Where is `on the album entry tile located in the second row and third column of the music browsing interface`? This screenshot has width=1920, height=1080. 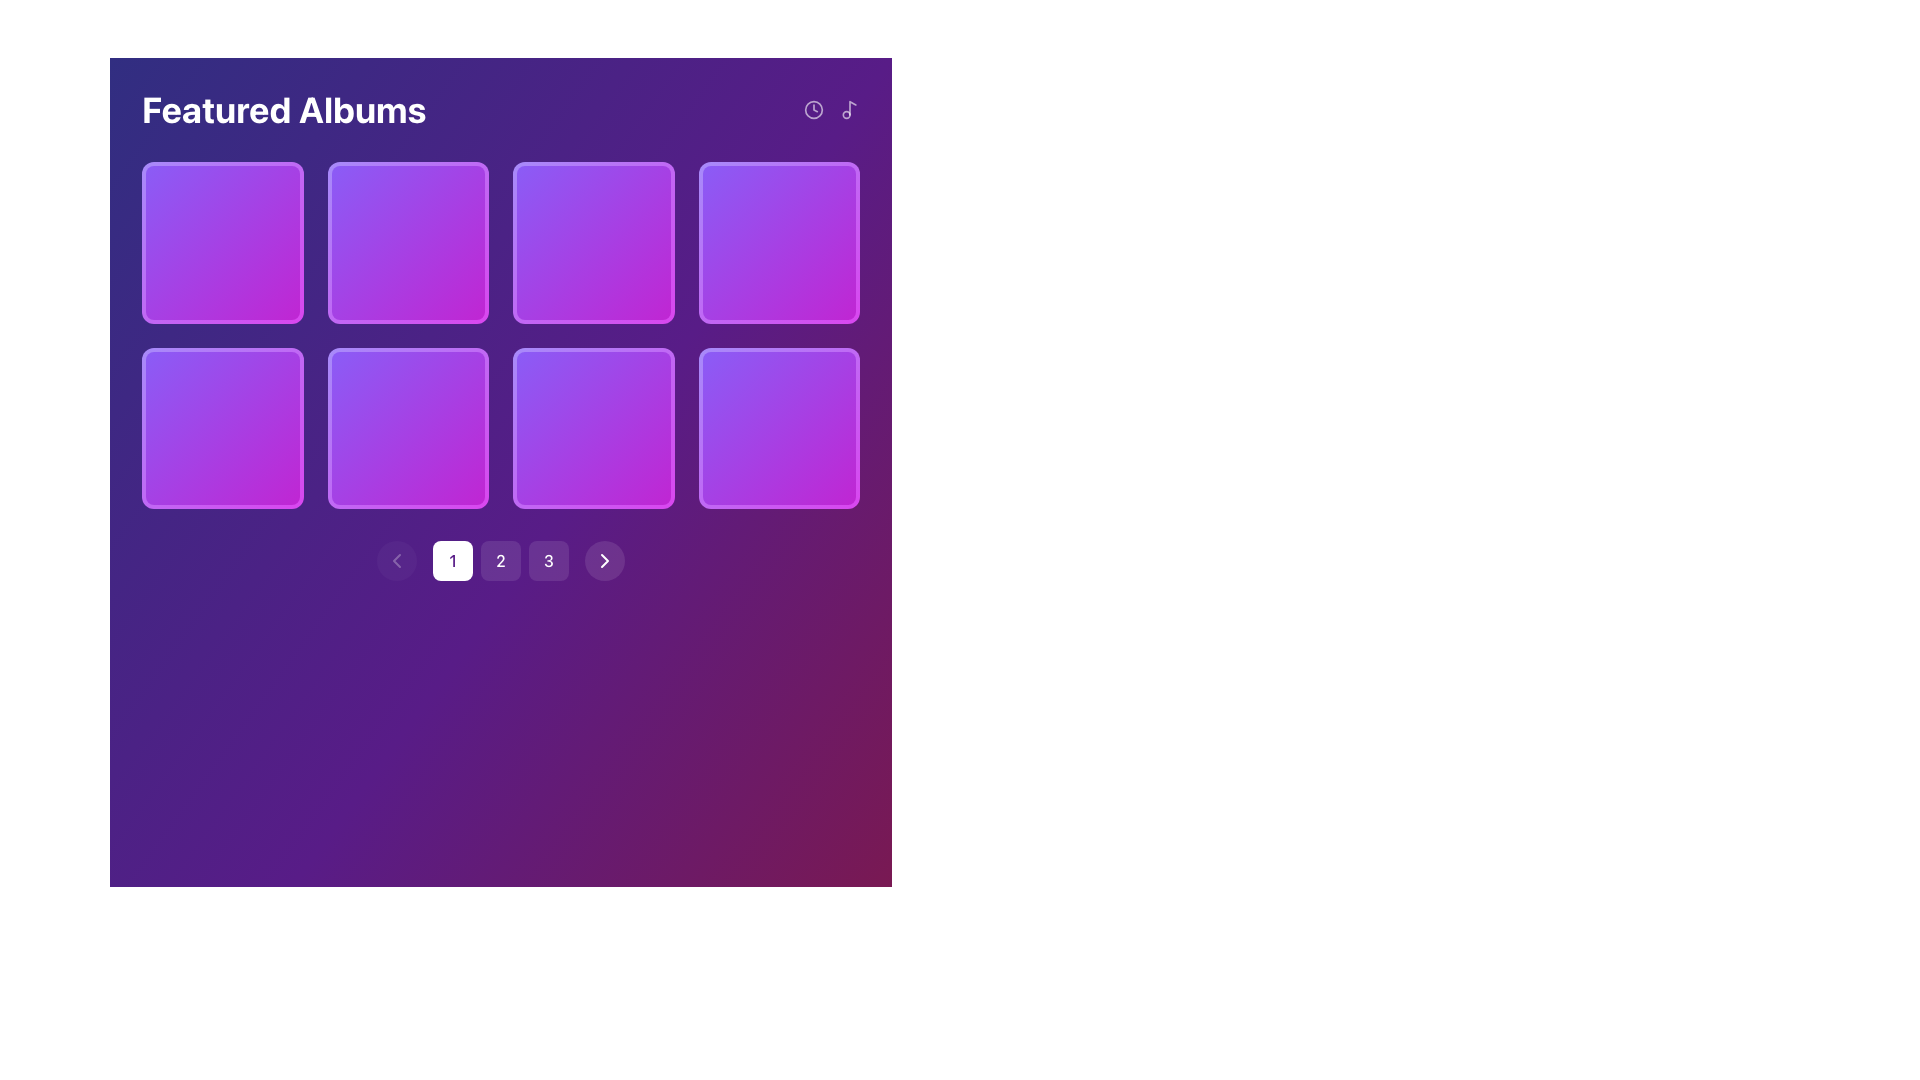
on the album entry tile located in the second row and third column of the music browsing interface is located at coordinates (592, 427).